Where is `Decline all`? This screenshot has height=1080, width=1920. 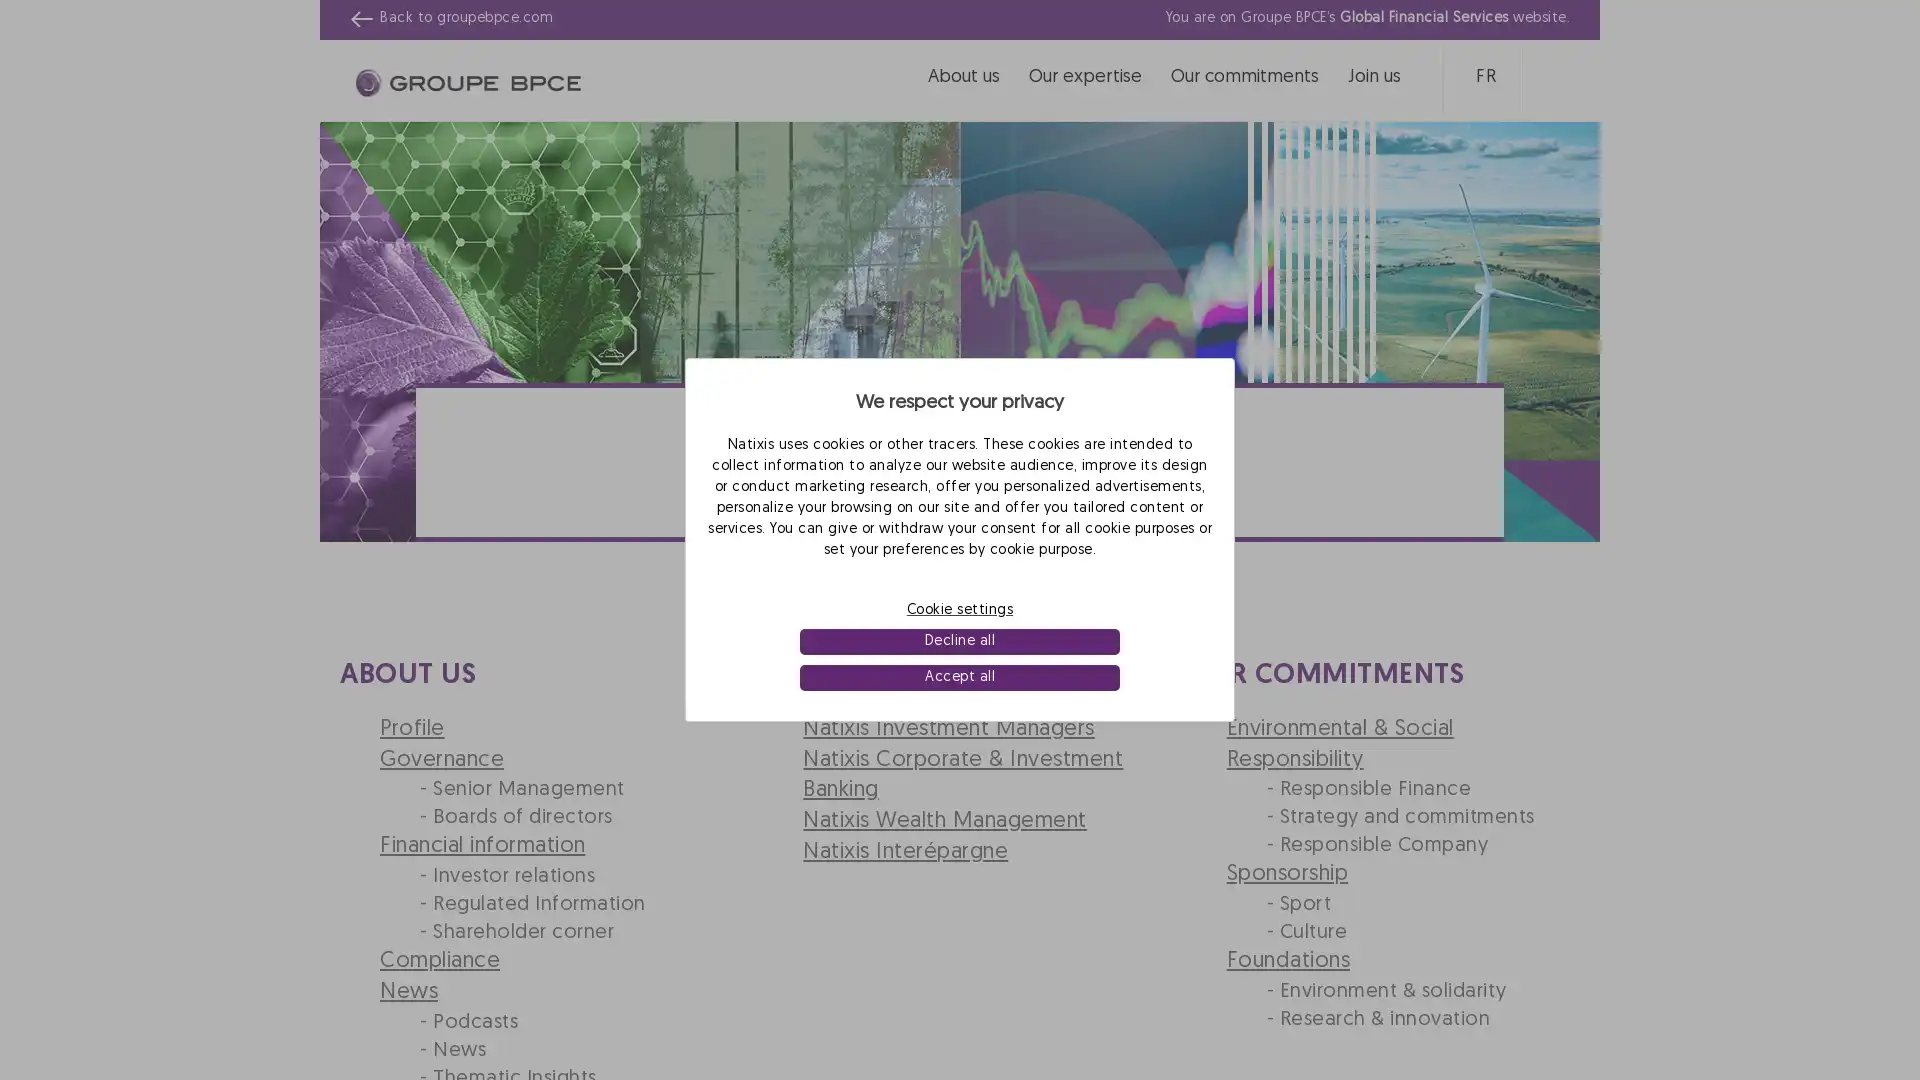
Decline all is located at coordinates (958, 641).